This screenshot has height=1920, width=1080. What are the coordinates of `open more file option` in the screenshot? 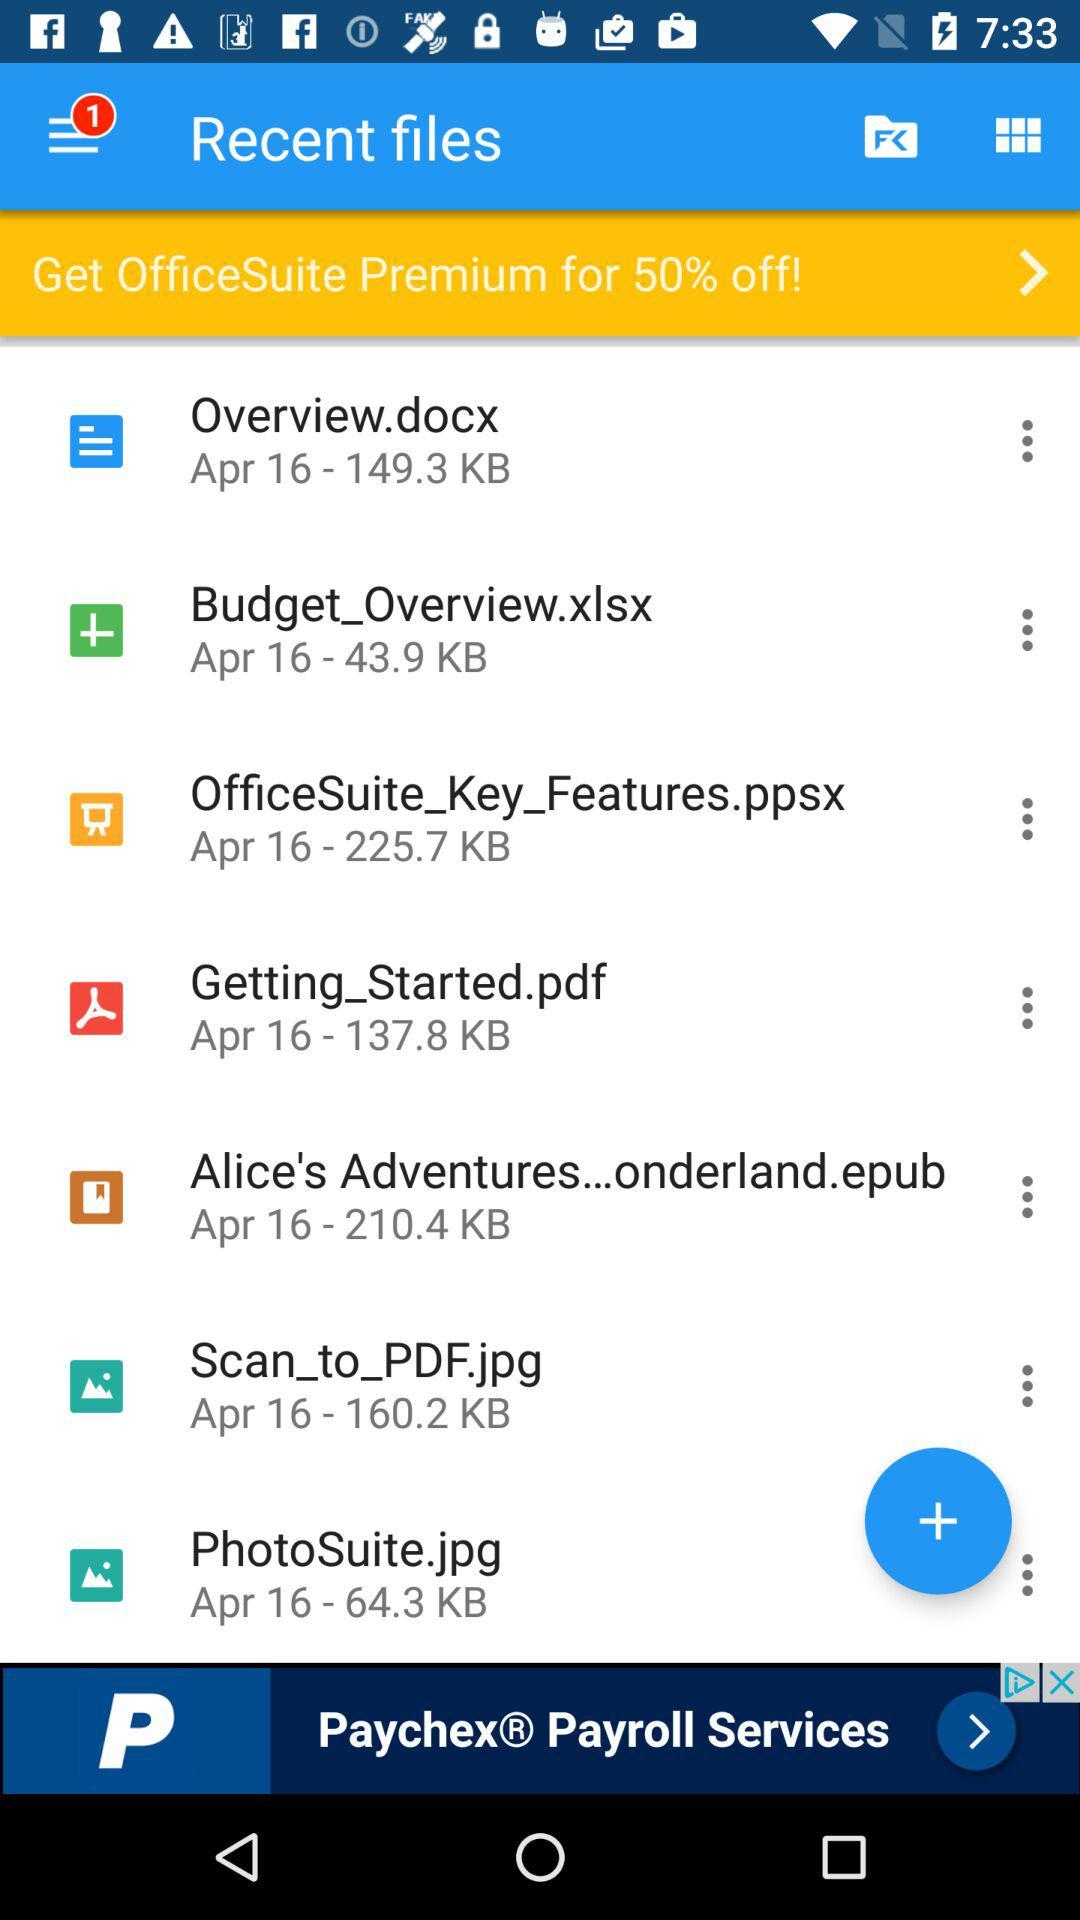 It's located at (1027, 1008).